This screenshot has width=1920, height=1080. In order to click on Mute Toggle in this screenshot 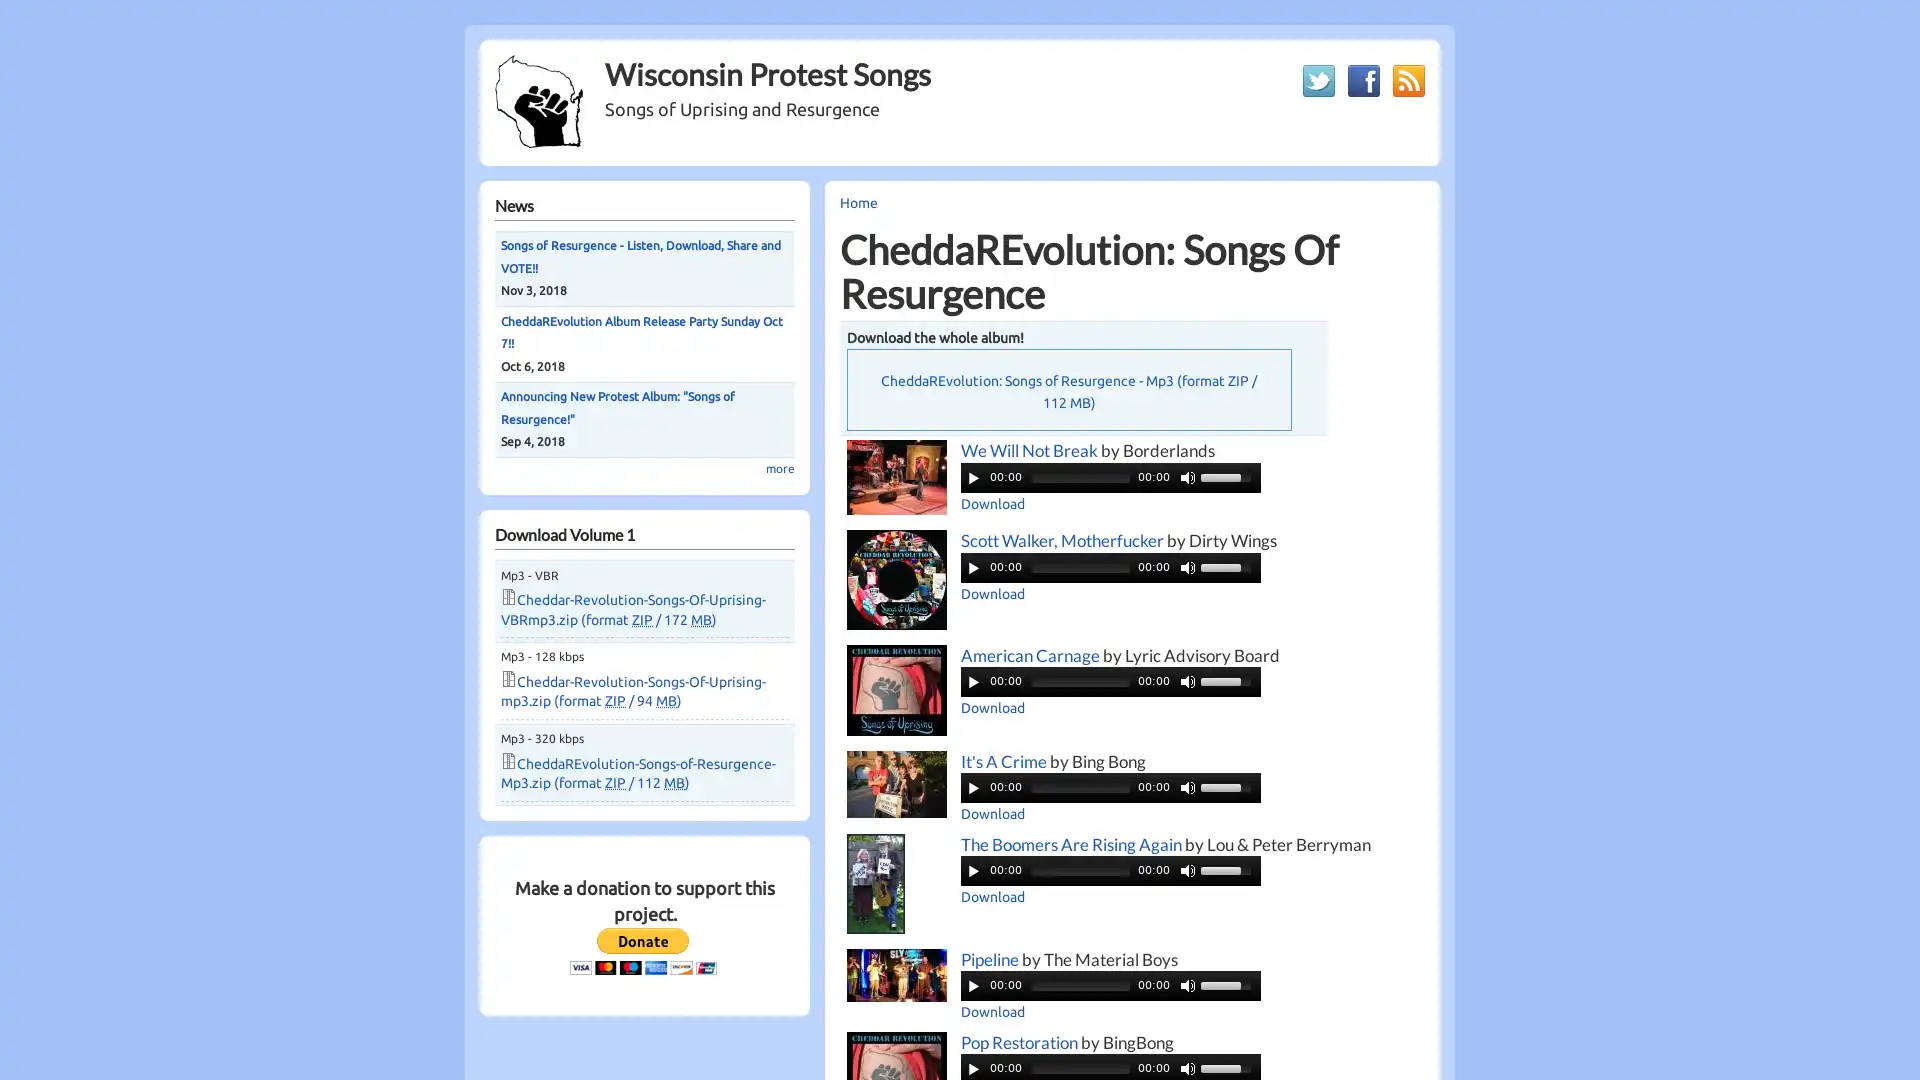, I will do `click(1188, 681)`.